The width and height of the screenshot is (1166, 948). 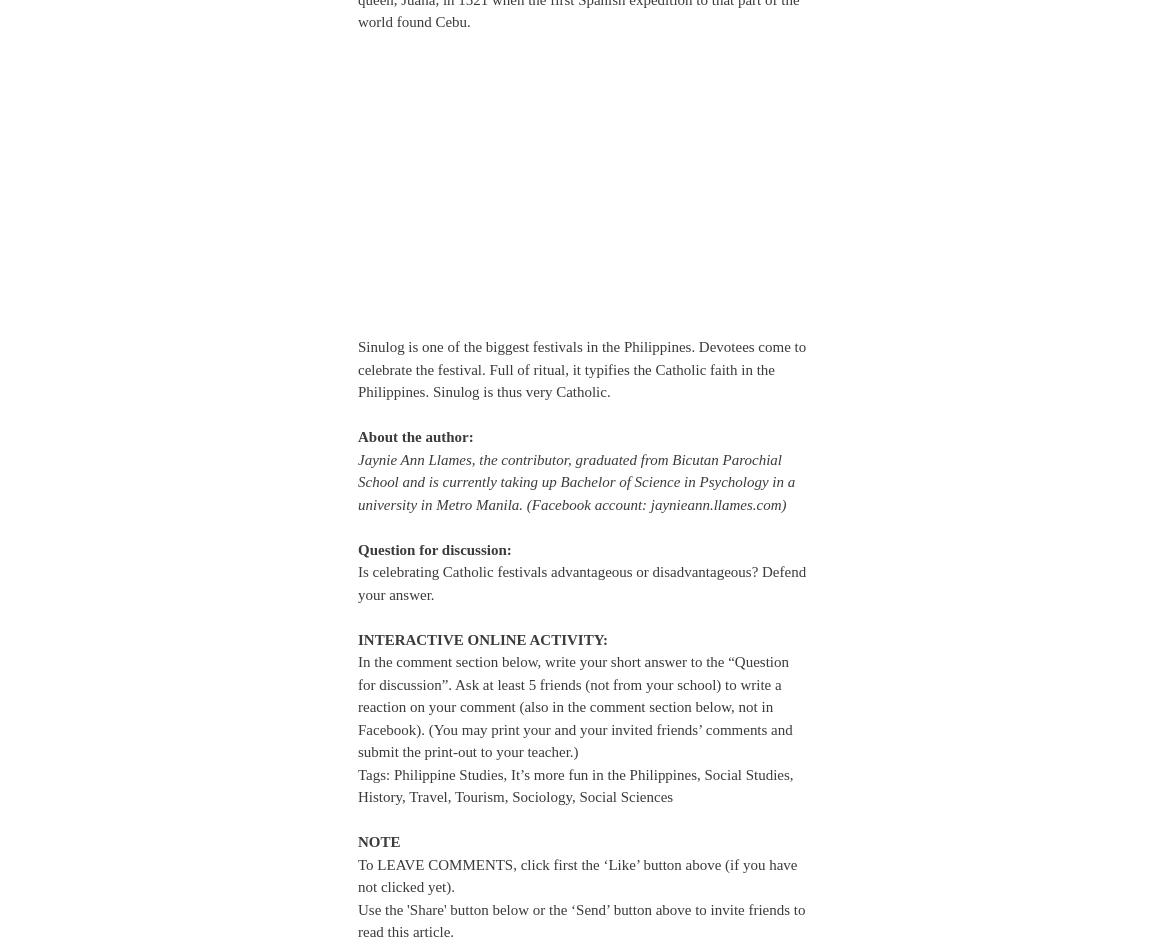 What do you see at coordinates (574, 785) in the screenshot?
I see `'Tags: Philippine Studies, It’s more fun in the Philippines, Social Studies, History, Travel, Tourism, Sociology, Social Sciences'` at bounding box center [574, 785].